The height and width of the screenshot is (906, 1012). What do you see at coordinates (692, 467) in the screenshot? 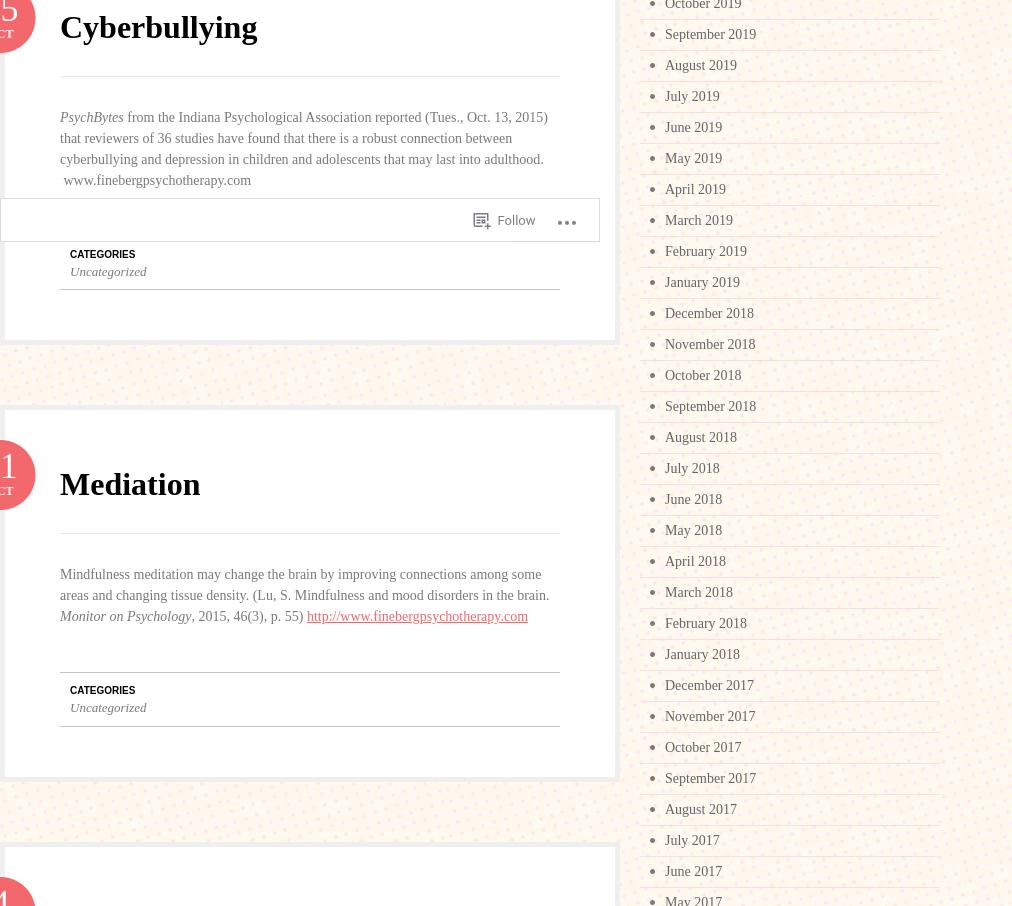
I see `'July 2018'` at bounding box center [692, 467].